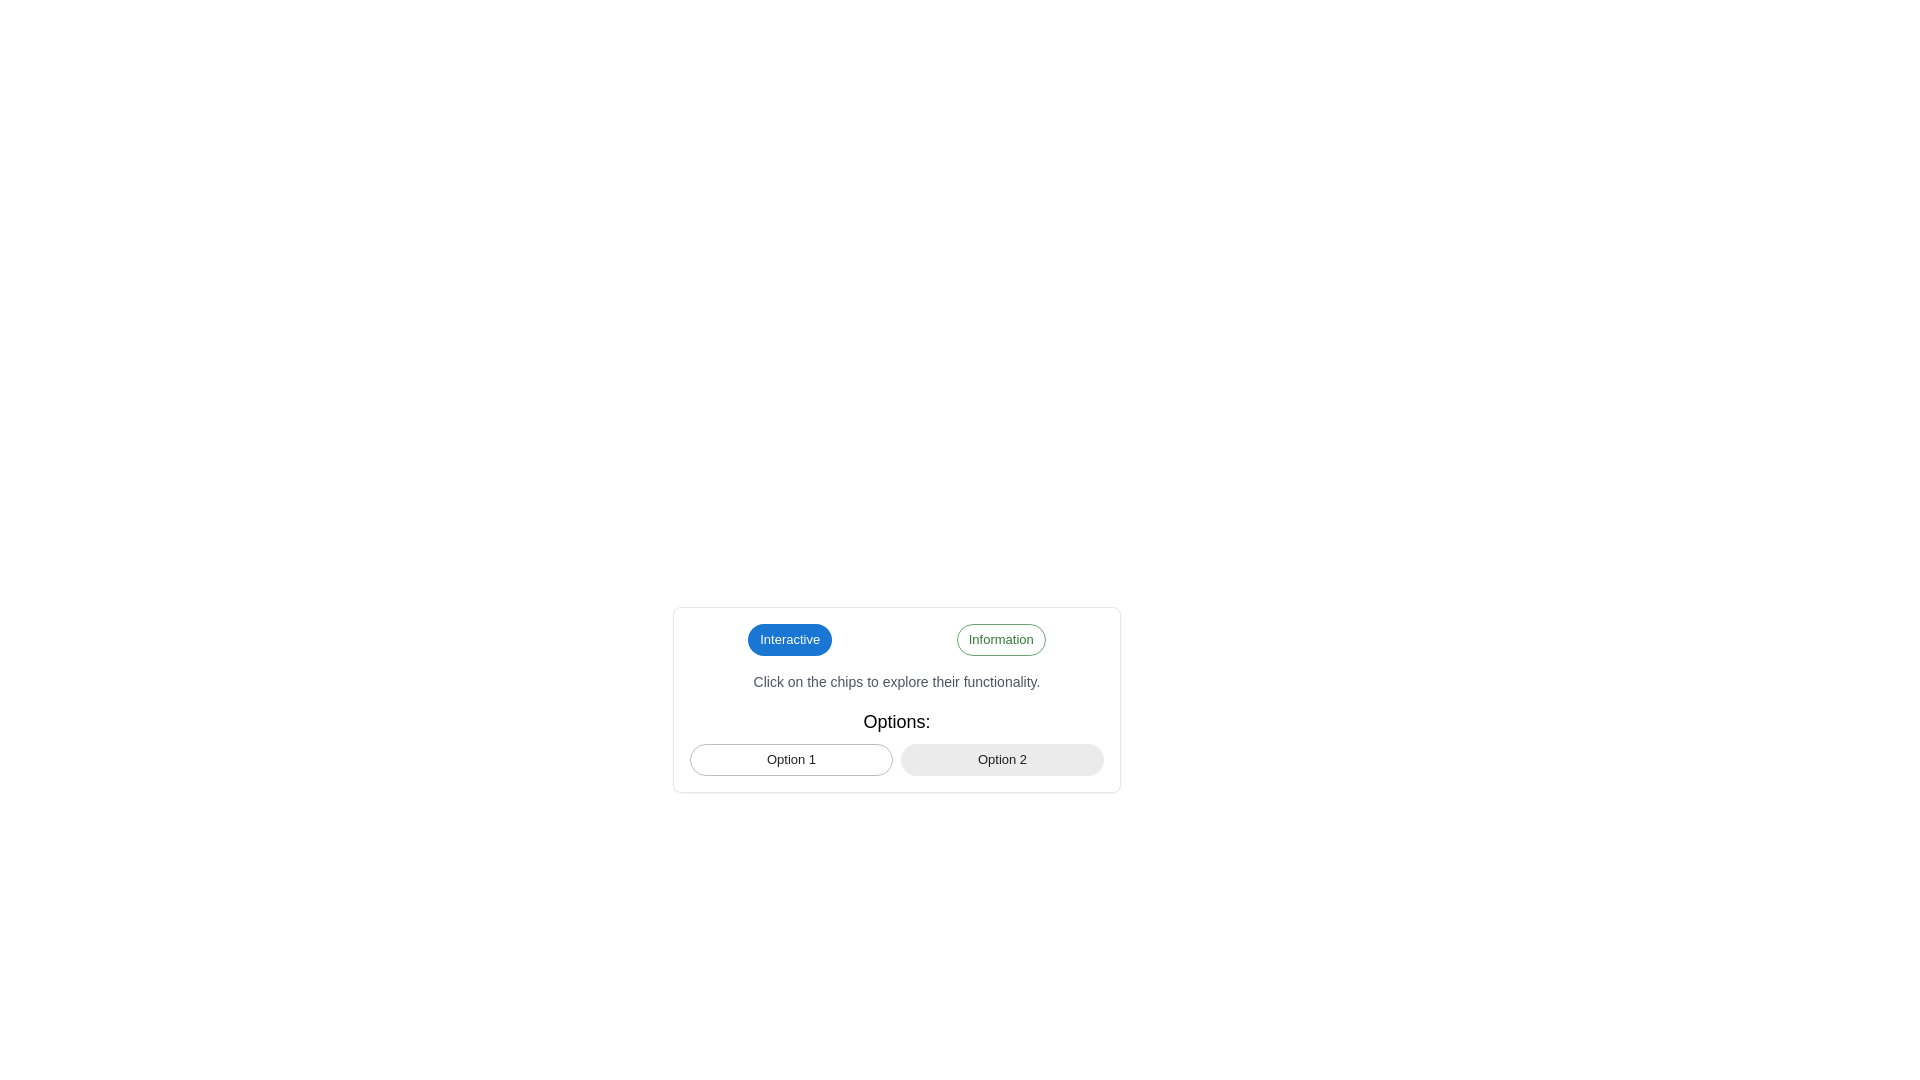 The image size is (1920, 1080). What do you see at coordinates (1002, 759) in the screenshot?
I see `the 'Option 2' button-like chip component to trigger the tooltip or focus effect` at bounding box center [1002, 759].